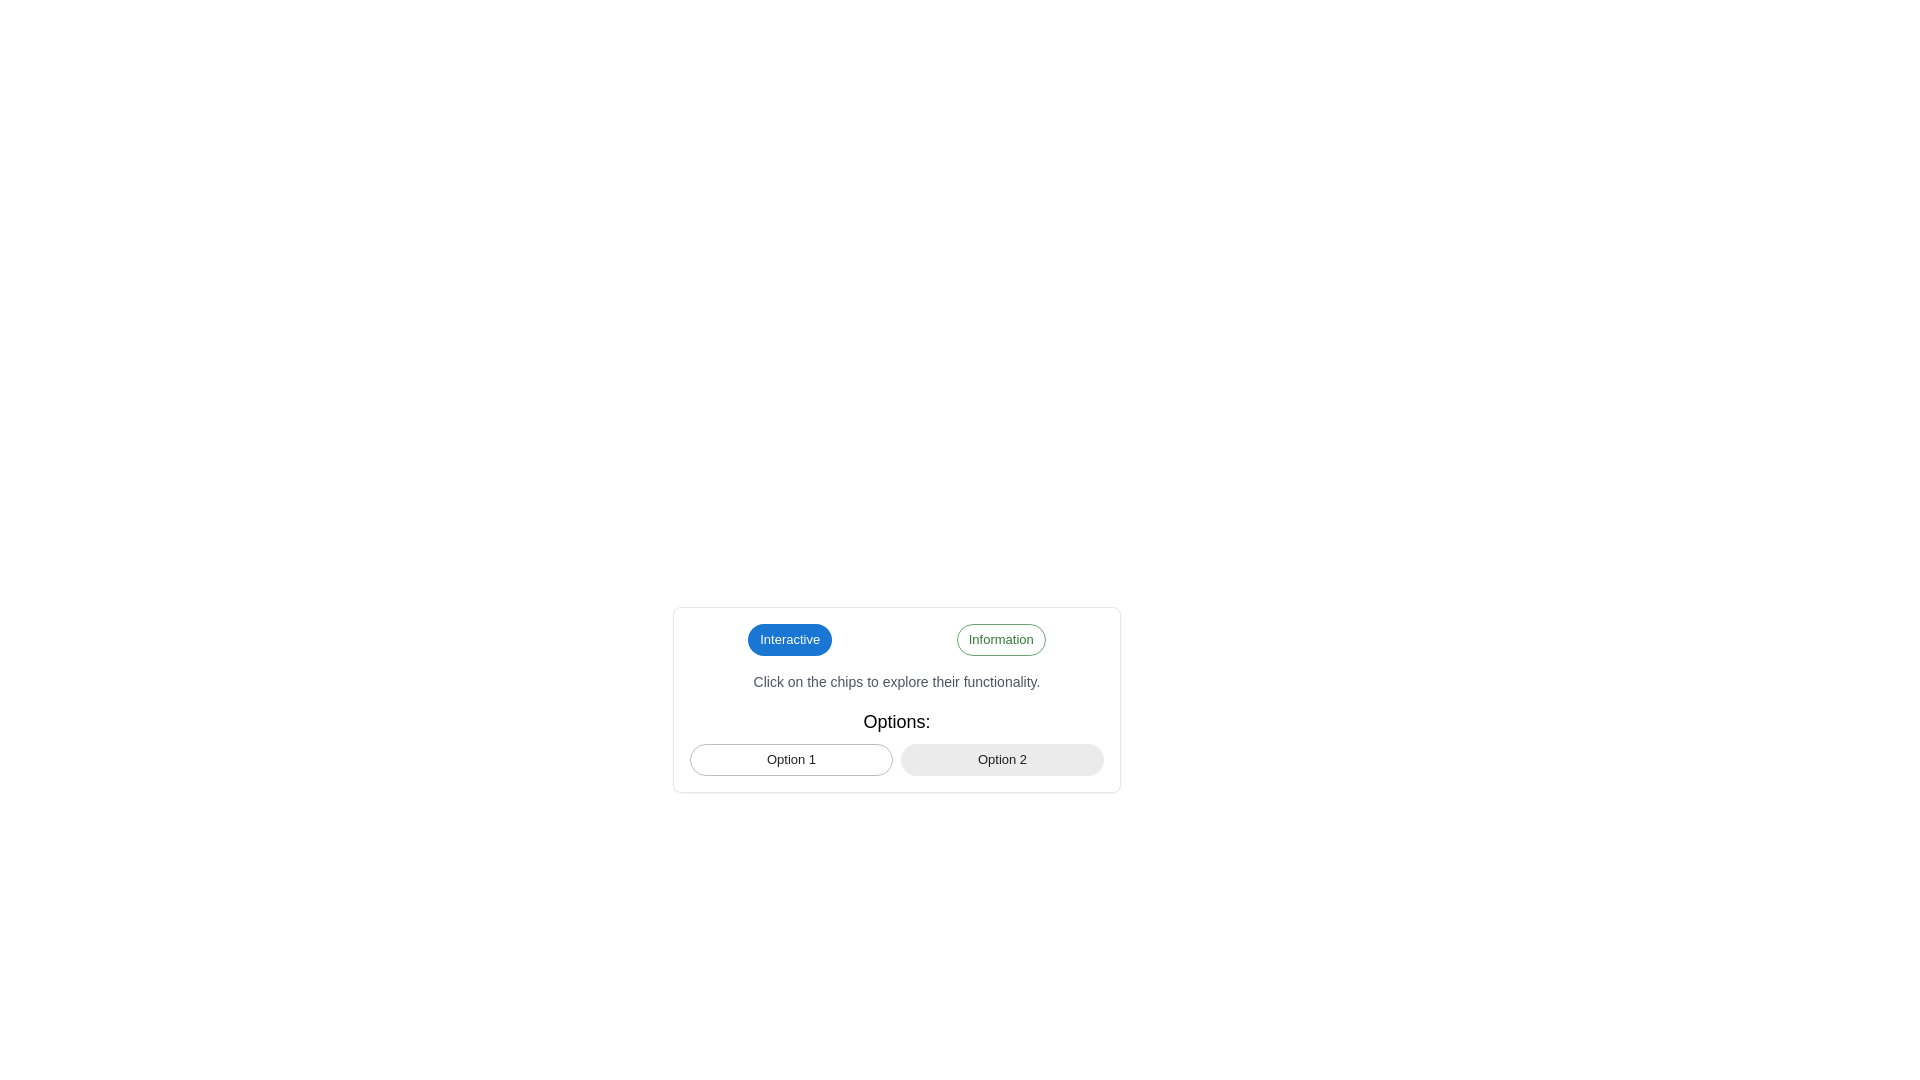 The image size is (1920, 1080). What do you see at coordinates (1002, 759) in the screenshot?
I see `the 'Option 2' button-like chip component to trigger the tooltip or focus effect` at bounding box center [1002, 759].